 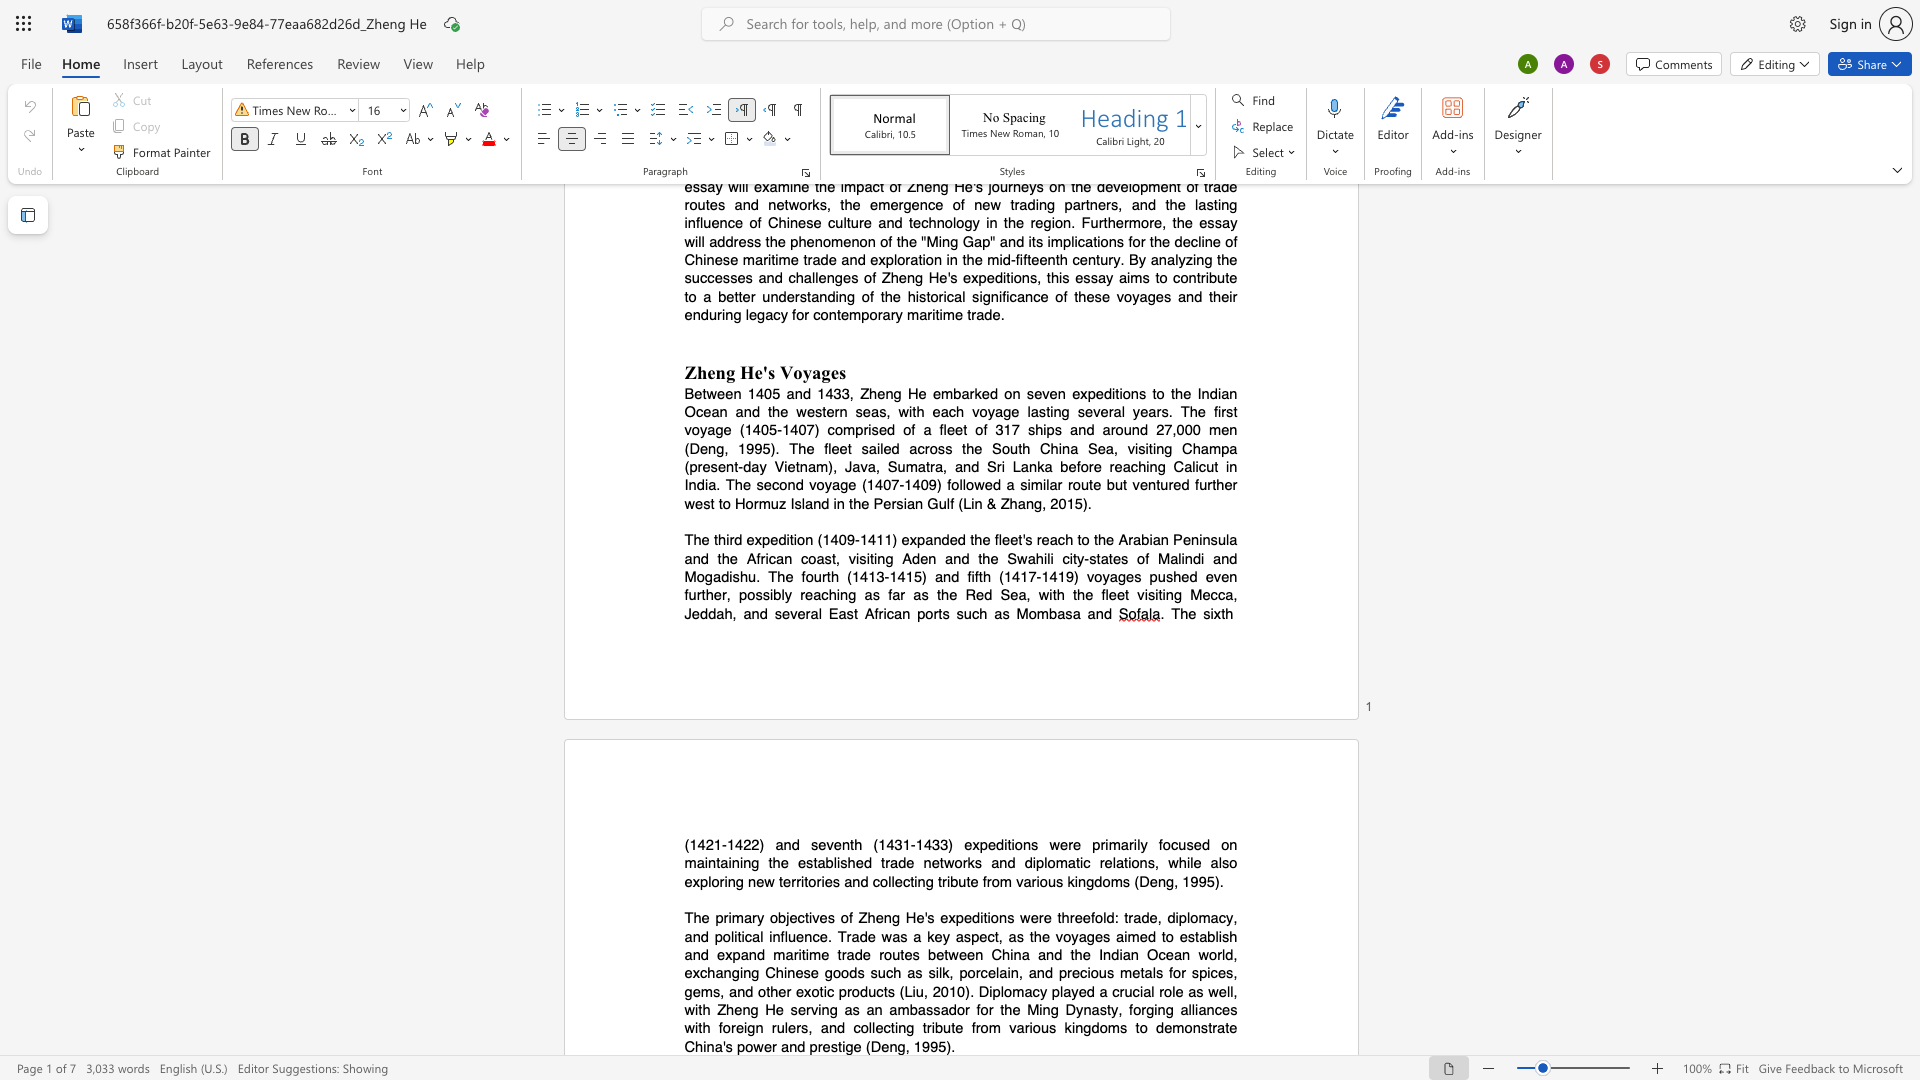 What do you see at coordinates (904, 1045) in the screenshot?
I see `the subset text ", 1995)." within the text "China"` at bounding box center [904, 1045].